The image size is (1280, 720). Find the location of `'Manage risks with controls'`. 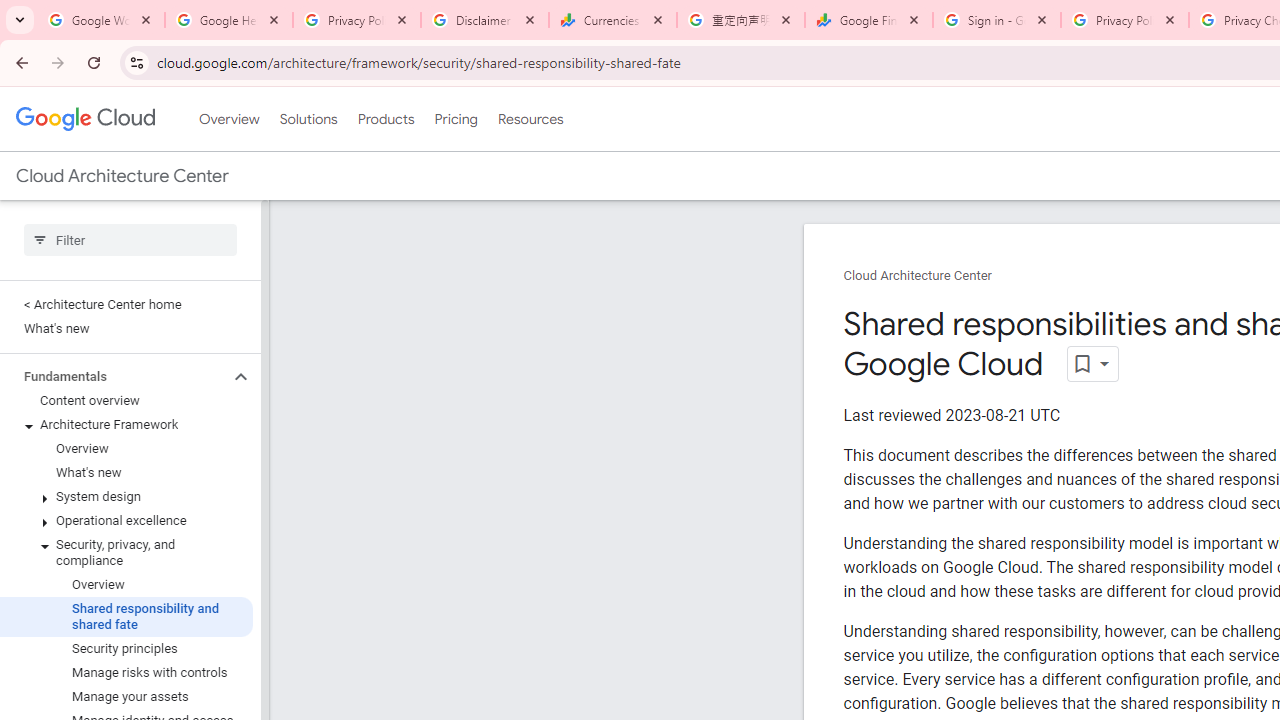

'Manage risks with controls' is located at coordinates (125, 672).